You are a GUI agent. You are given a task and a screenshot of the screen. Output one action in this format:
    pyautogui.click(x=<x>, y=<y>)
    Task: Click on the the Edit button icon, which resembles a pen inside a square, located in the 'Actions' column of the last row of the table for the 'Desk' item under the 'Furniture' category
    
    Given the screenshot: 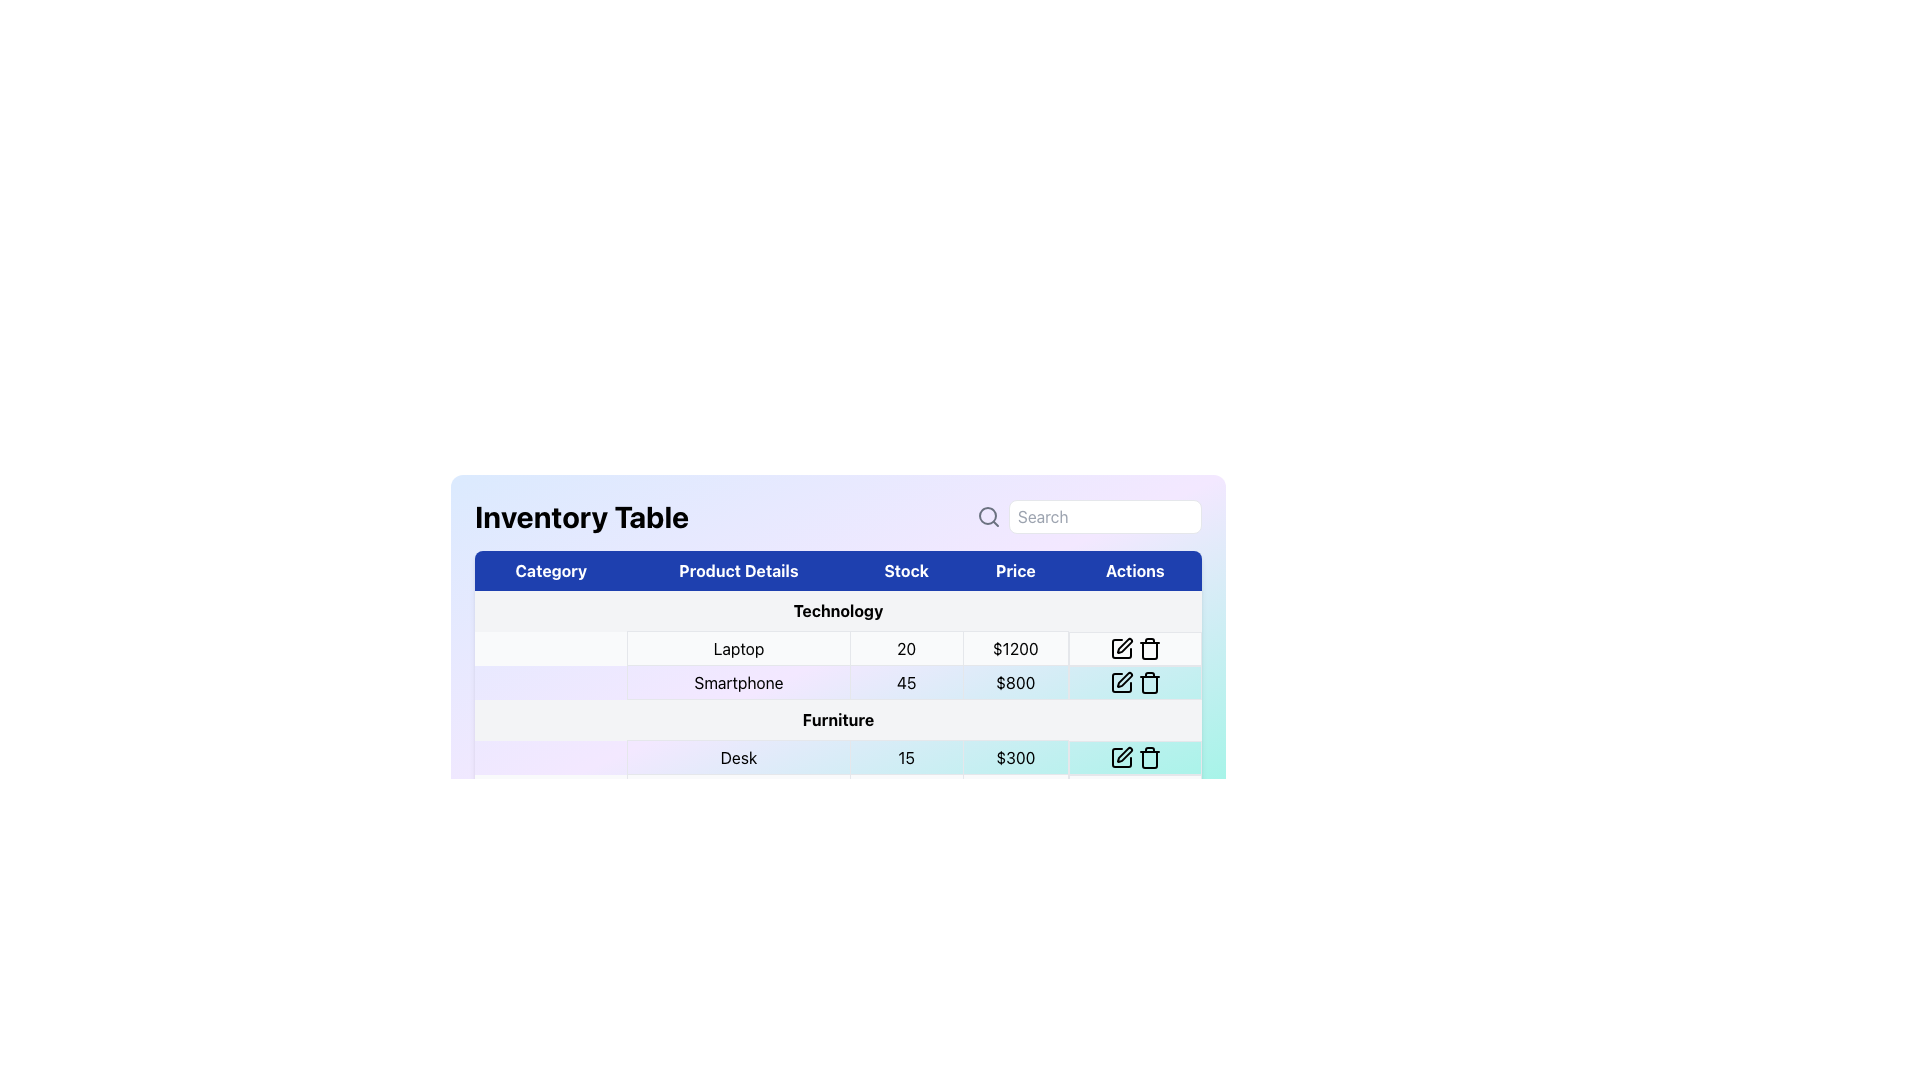 What is the action you would take?
    pyautogui.click(x=1123, y=753)
    